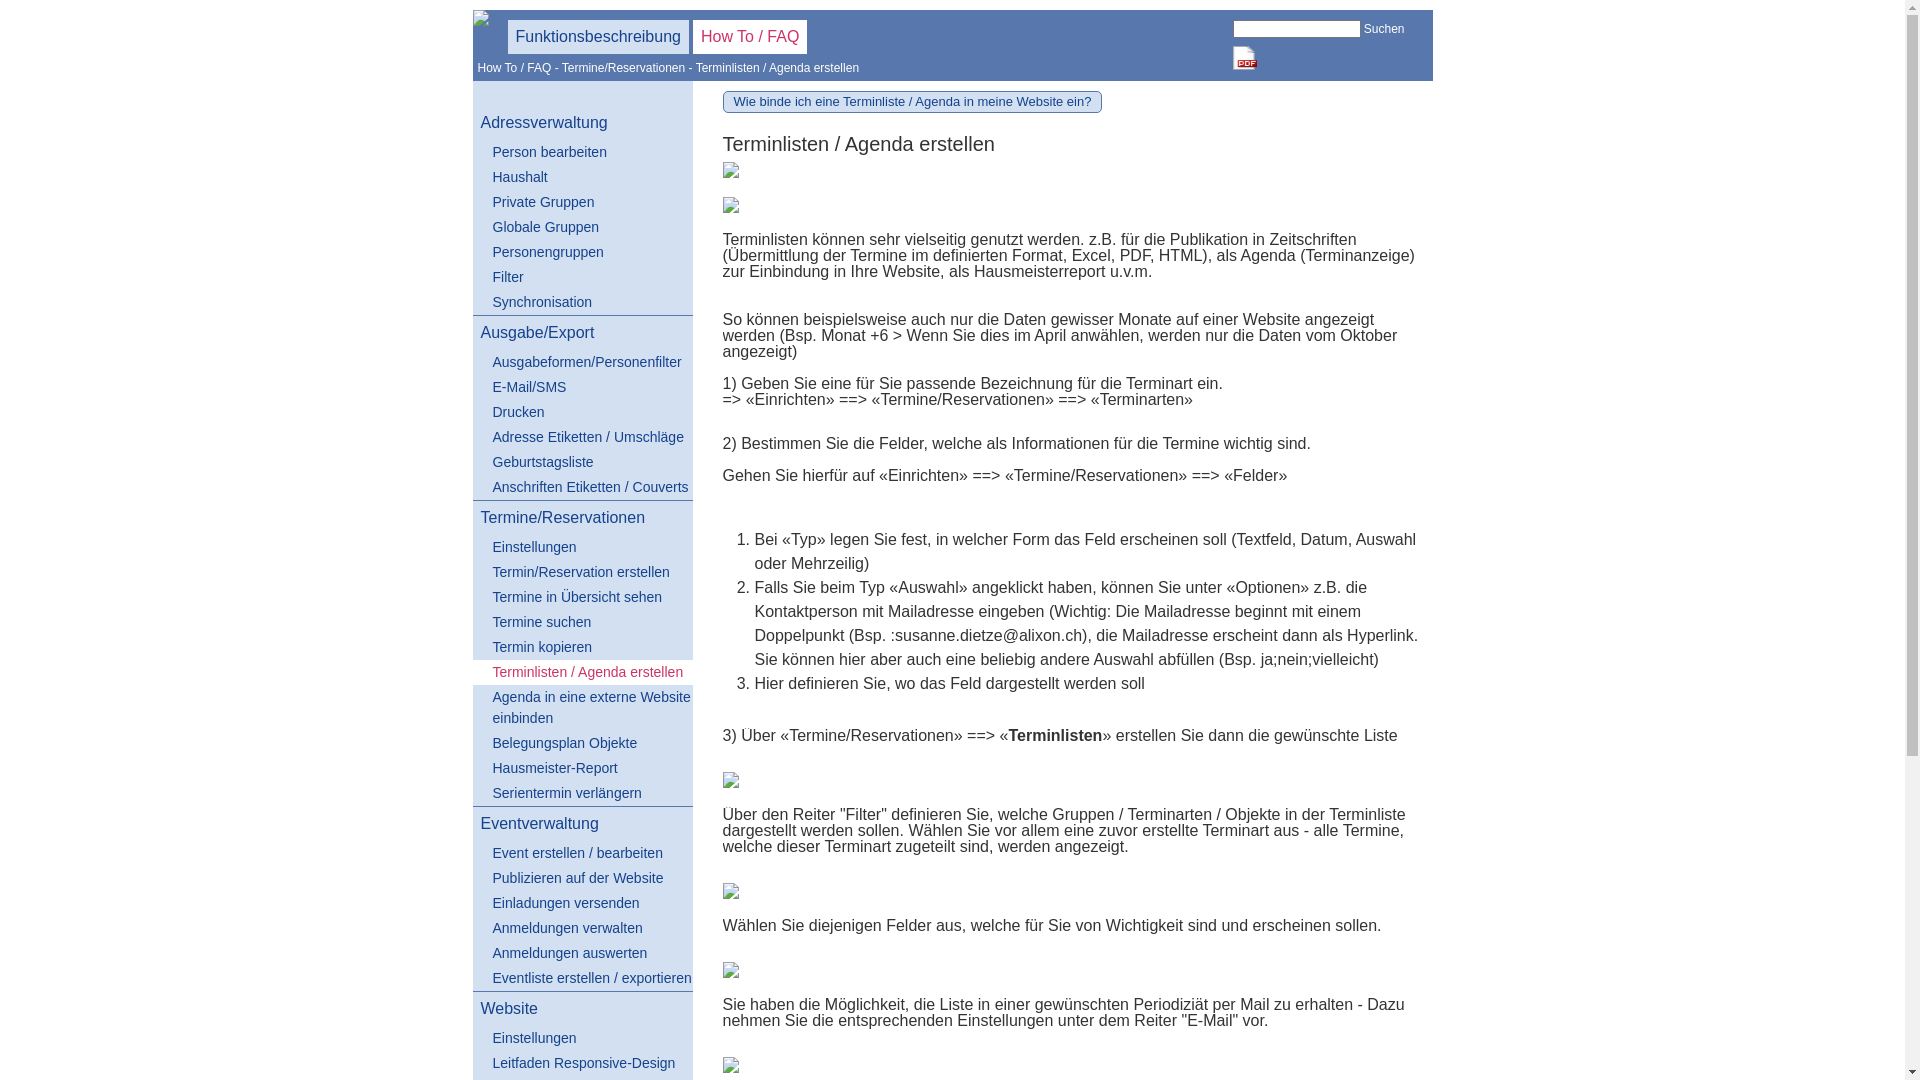 The height and width of the screenshot is (1080, 1920). What do you see at coordinates (580, 302) in the screenshot?
I see `'Synchronisation'` at bounding box center [580, 302].